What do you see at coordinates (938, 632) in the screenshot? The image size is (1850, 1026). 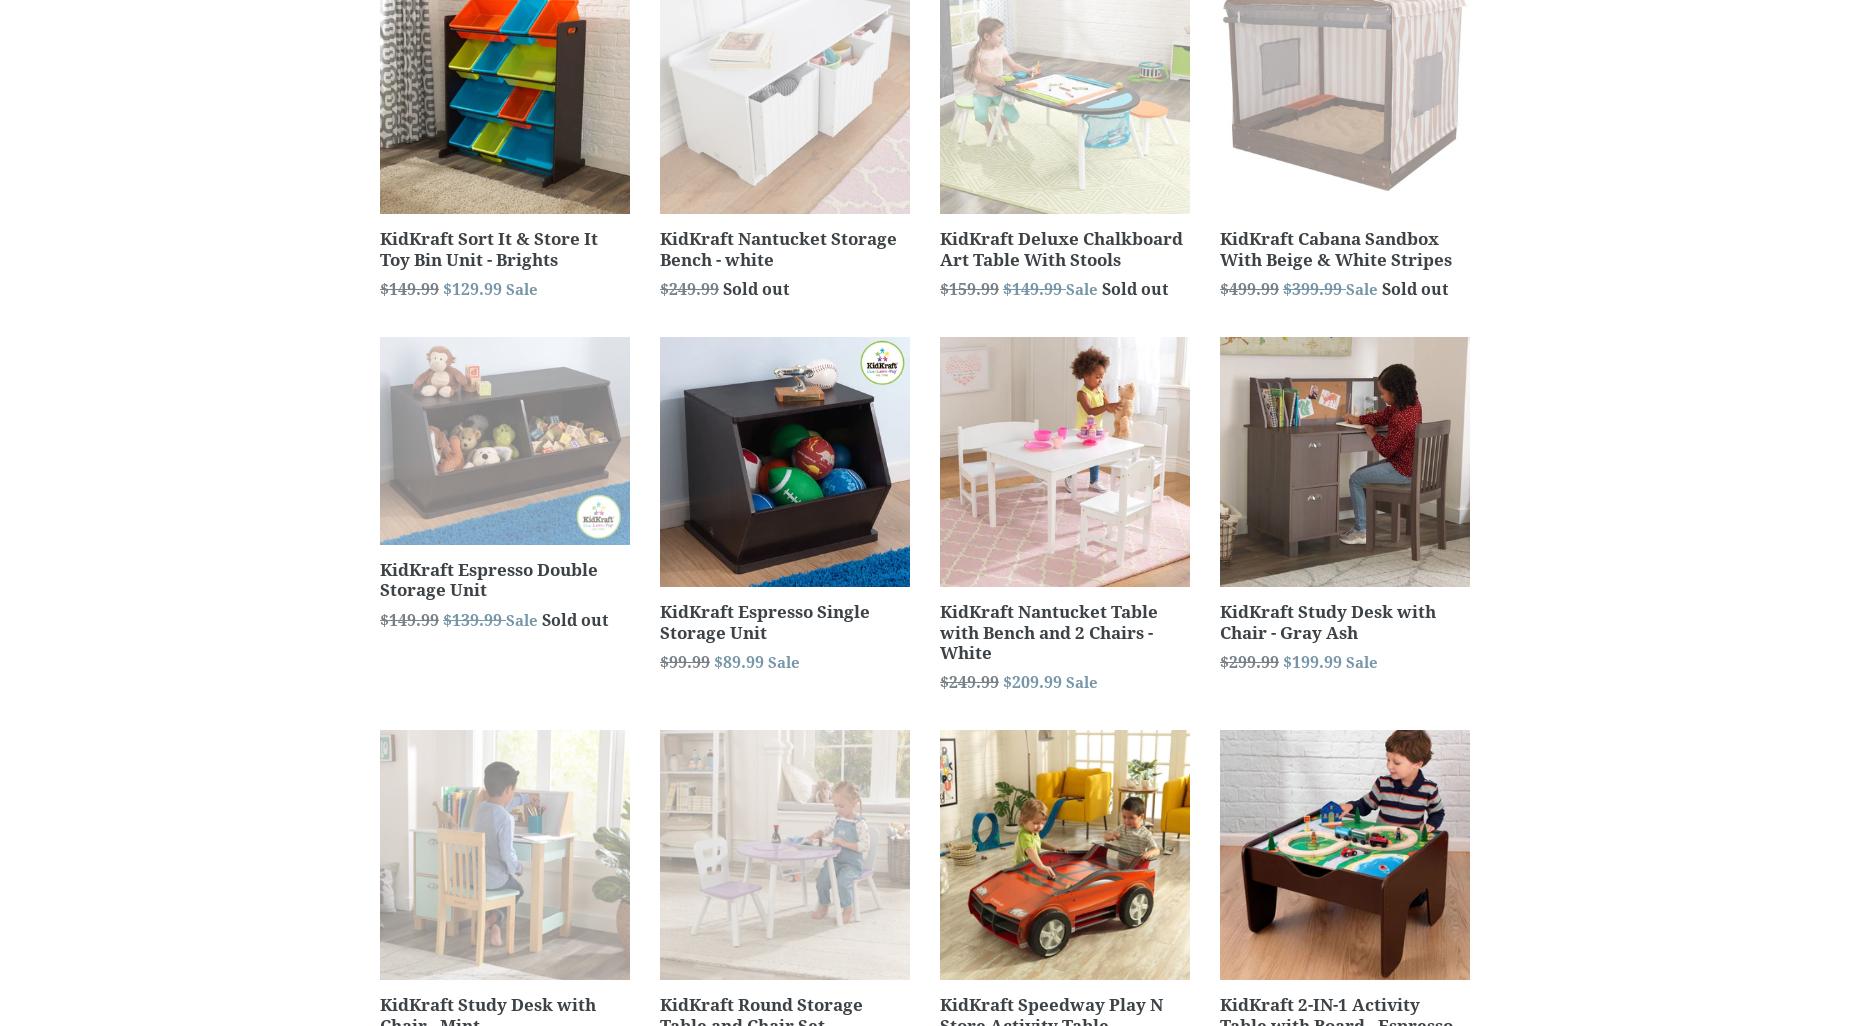 I see `'KidKraft Nantucket Table with Bench and 2 Chairs - White'` at bounding box center [938, 632].